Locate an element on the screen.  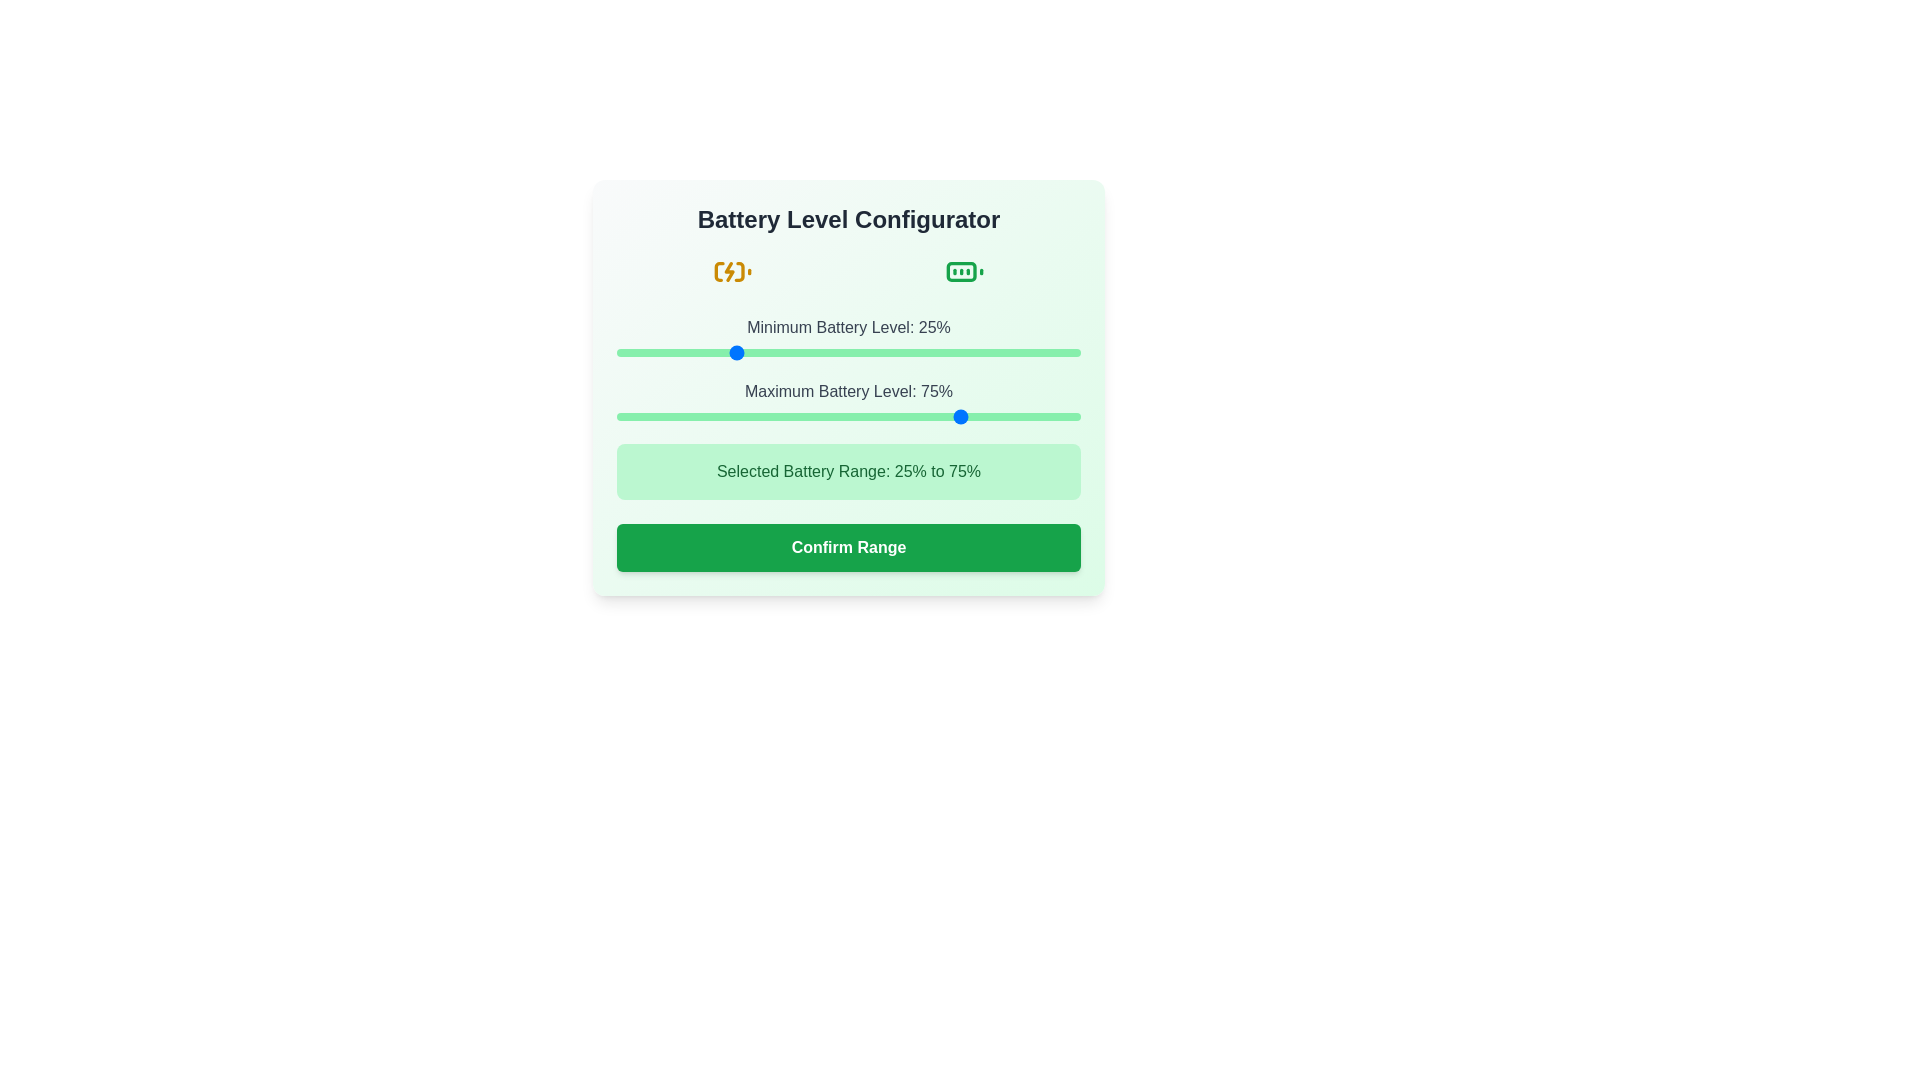
the slider is located at coordinates (888, 415).